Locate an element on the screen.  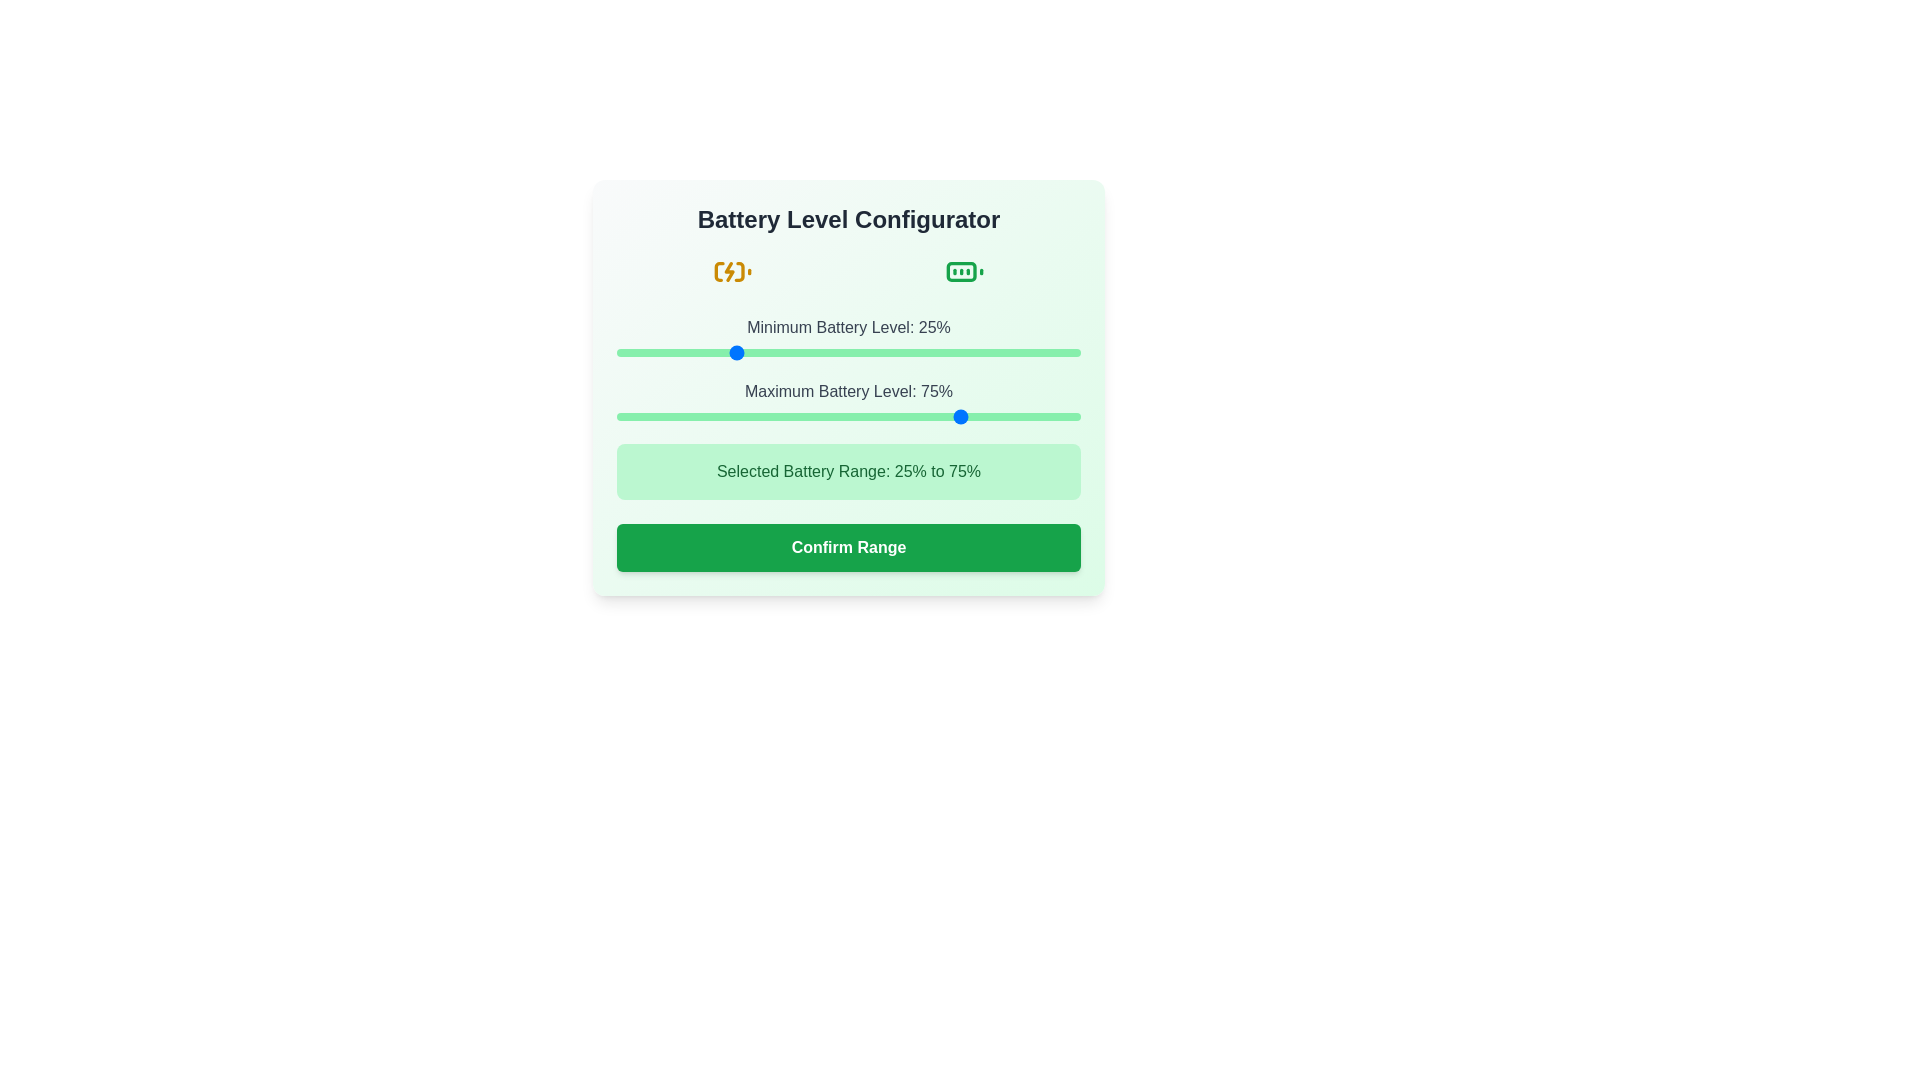
the slider is located at coordinates (888, 415).